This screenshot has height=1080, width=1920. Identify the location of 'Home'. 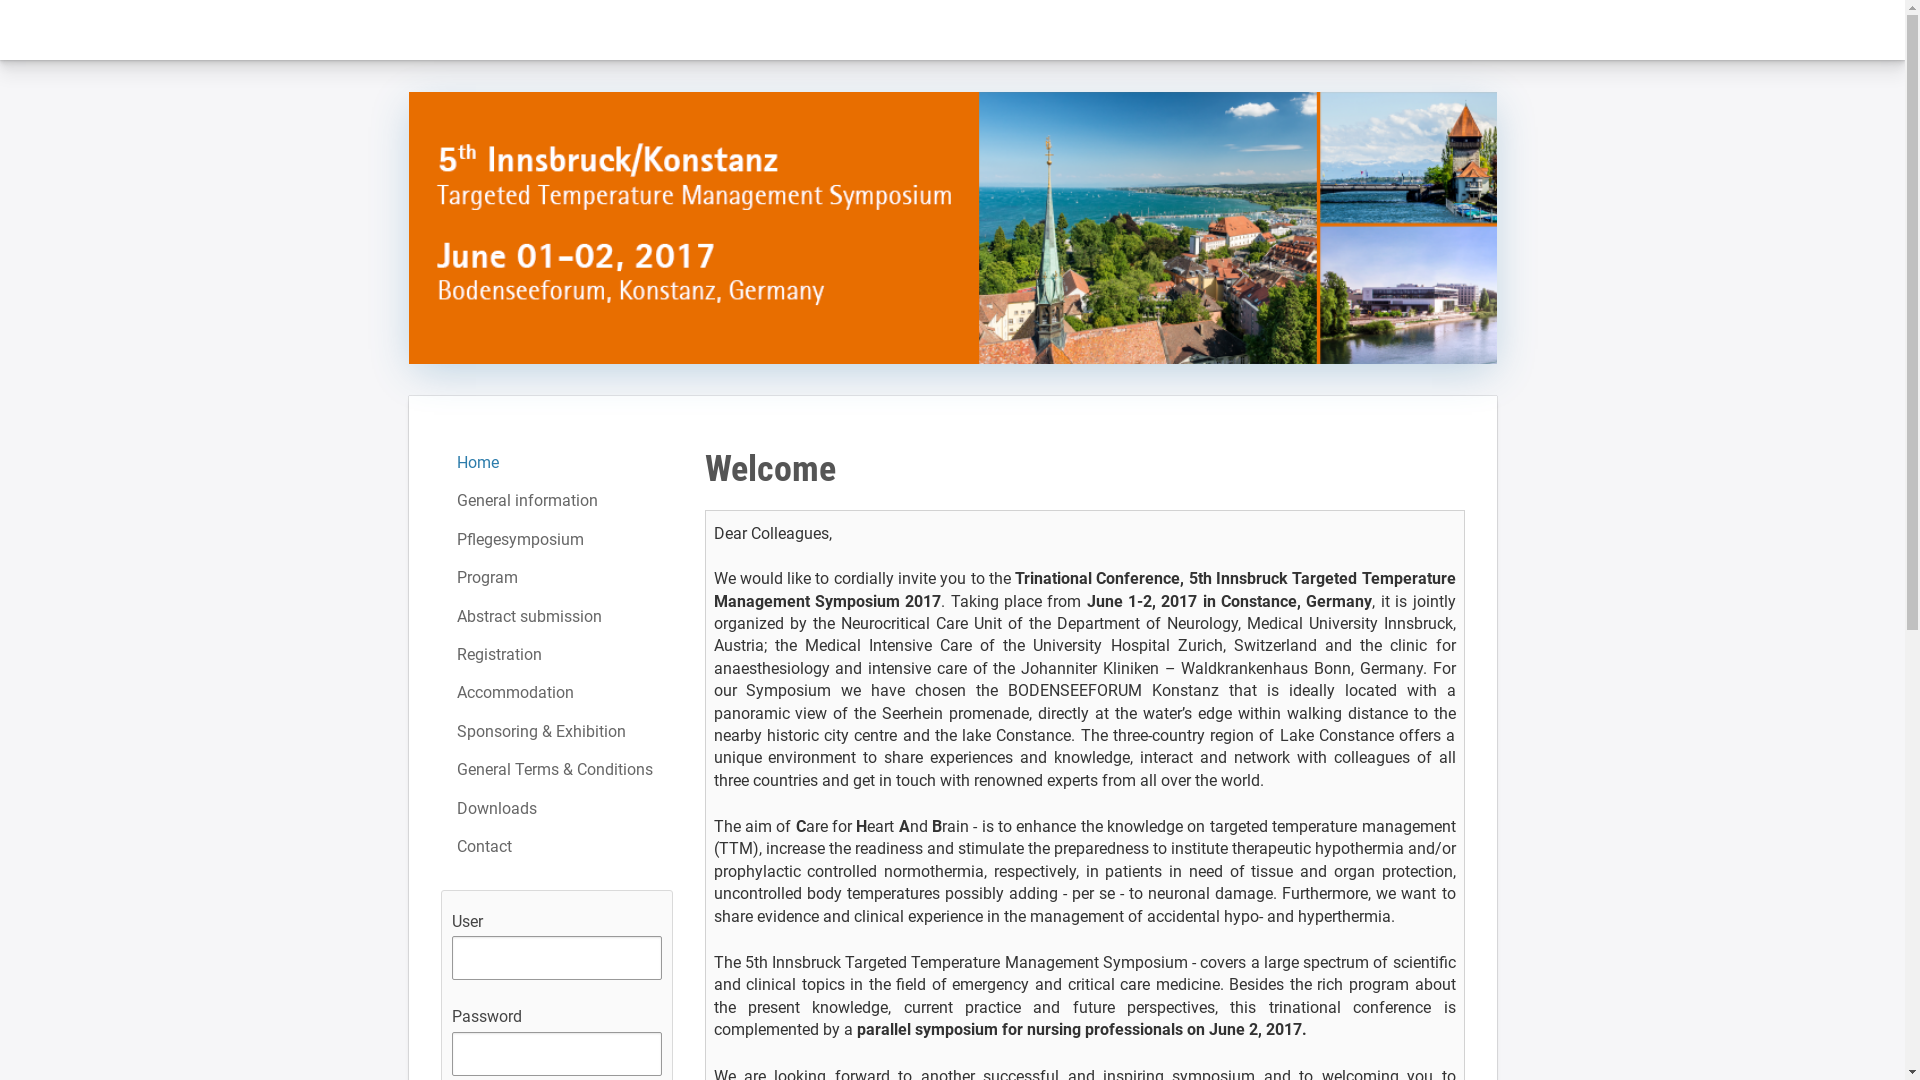
(439, 462).